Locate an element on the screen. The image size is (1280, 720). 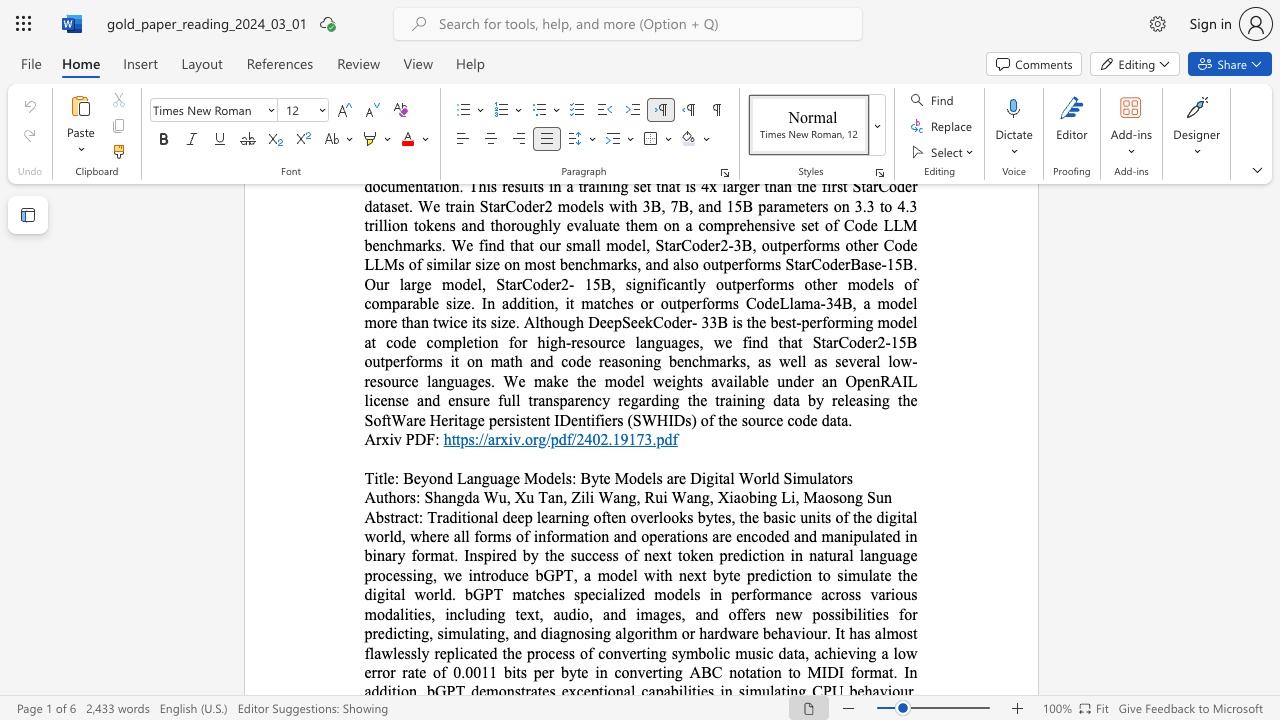
the subset text "ttps://arxiv.org/pdf/2402.1917" within the text "https://arxiv.org/pdf/2402.19173.pdf" is located at coordinates (450, 438).